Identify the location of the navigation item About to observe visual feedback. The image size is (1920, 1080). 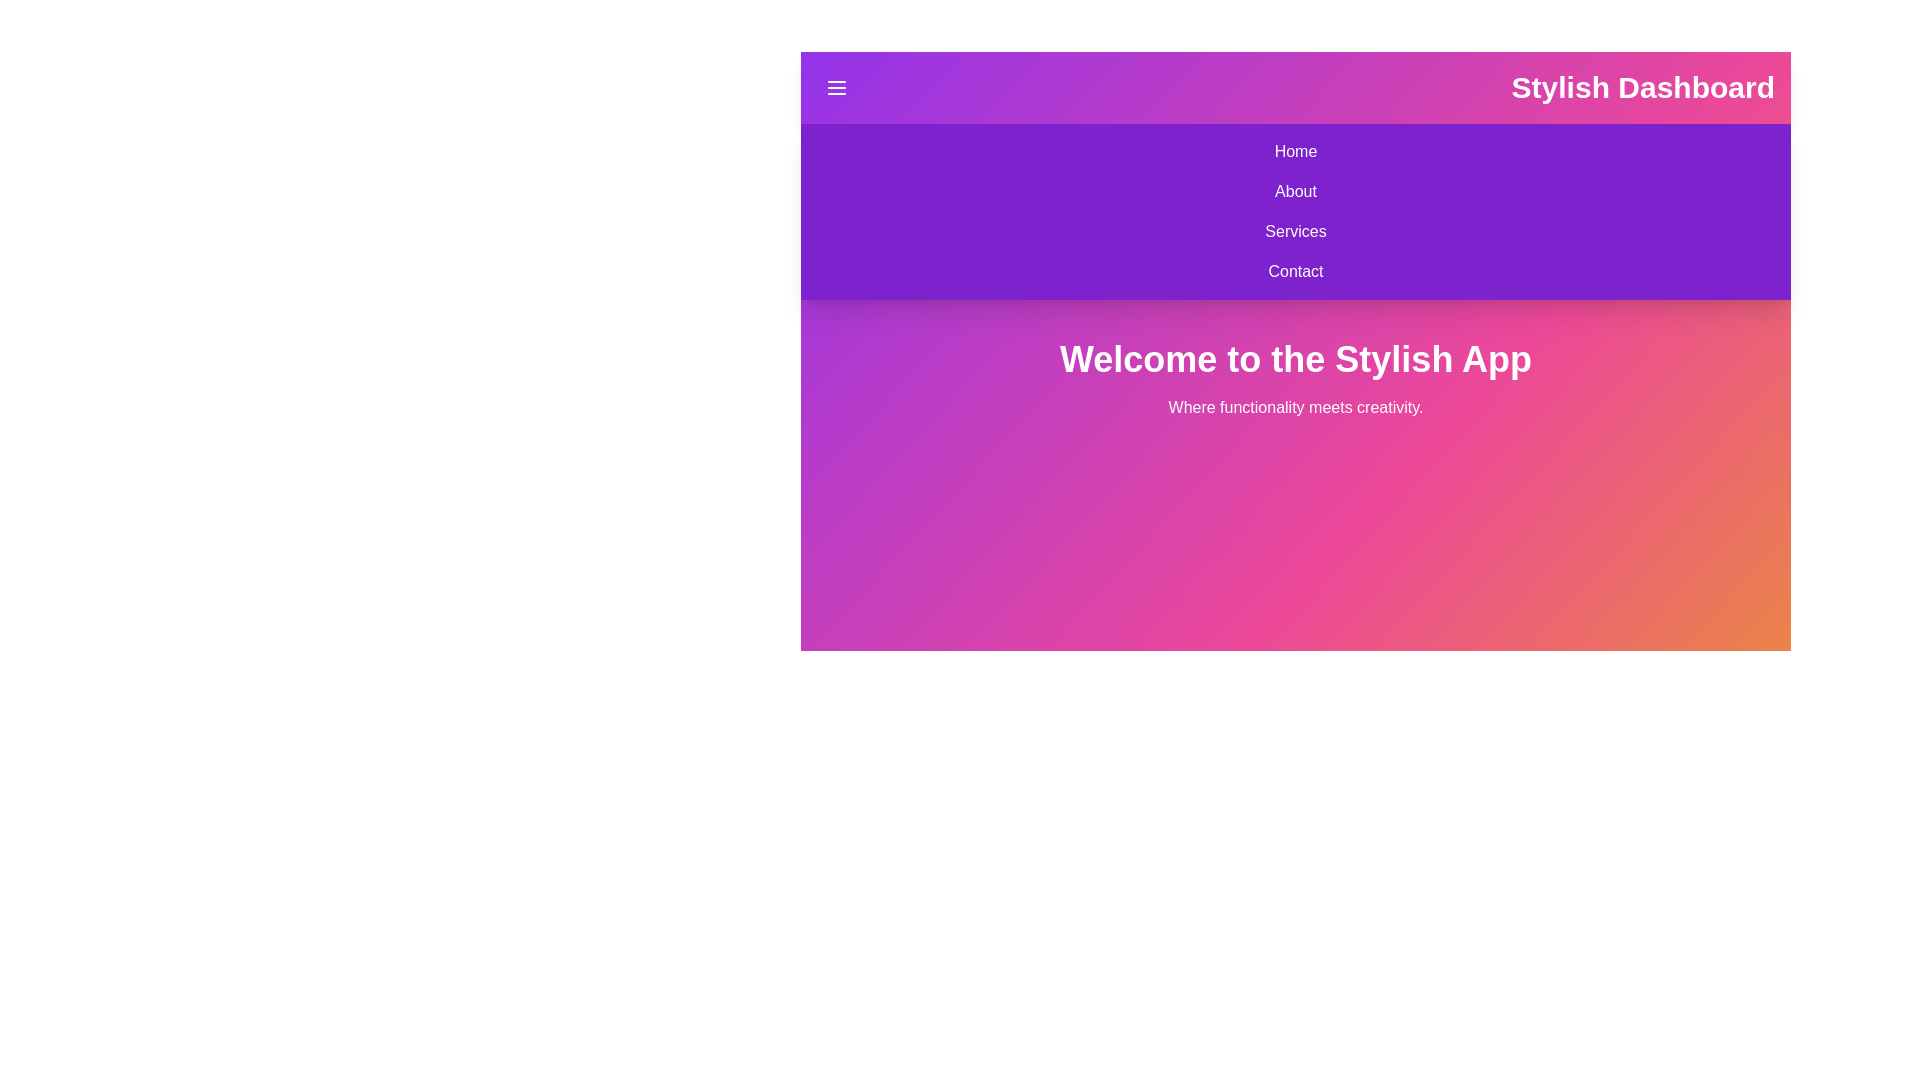
(1296, 192).